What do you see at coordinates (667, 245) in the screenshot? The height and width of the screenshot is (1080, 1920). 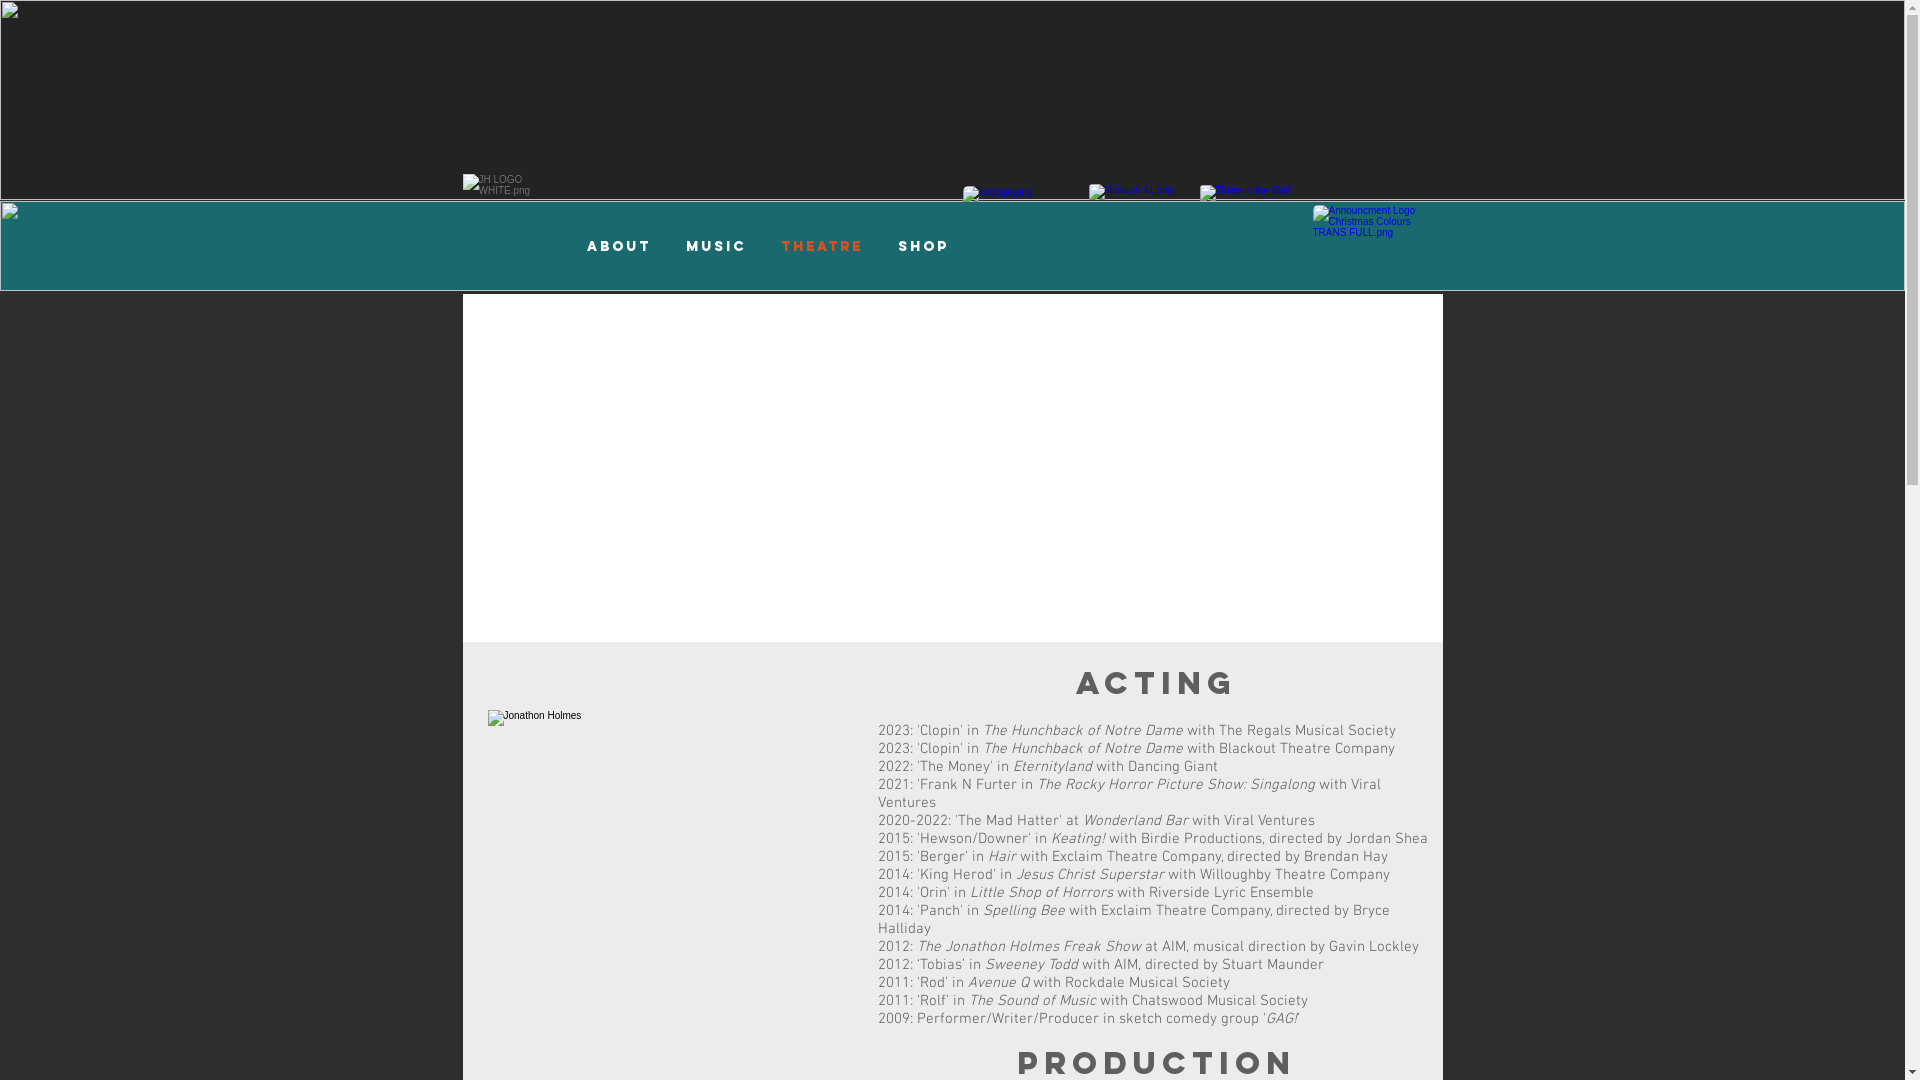 I see `'MUSIC'` at bounding box center [667, 245].